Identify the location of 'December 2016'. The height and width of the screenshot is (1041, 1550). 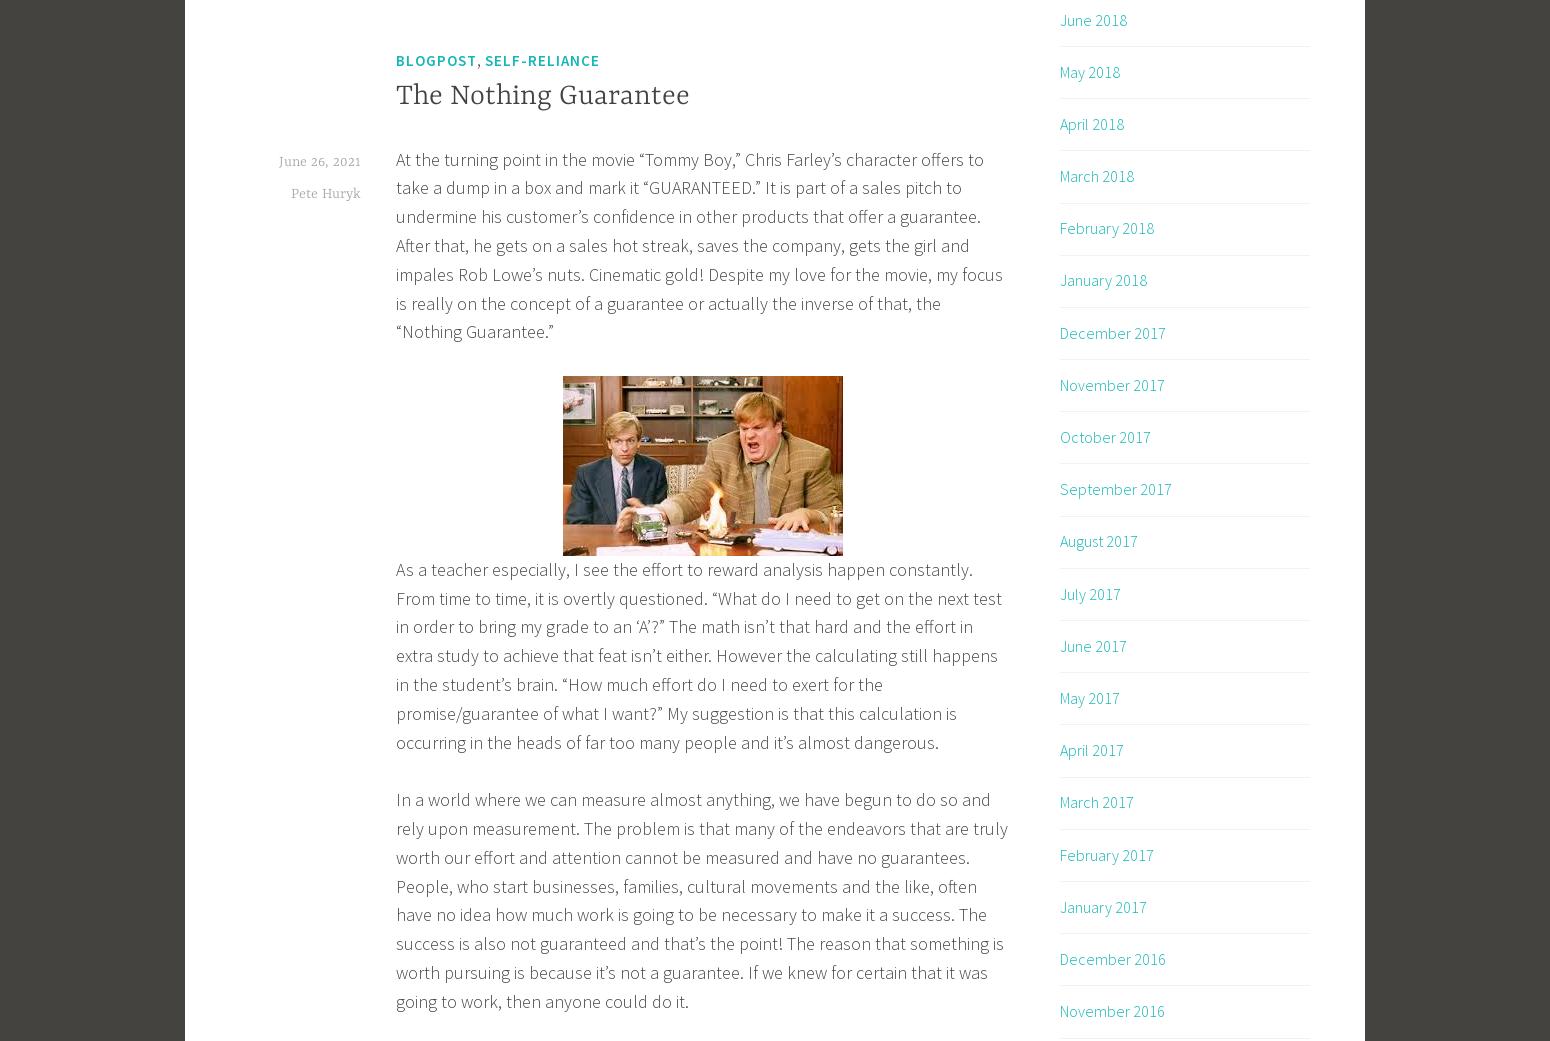
(1112, 958).